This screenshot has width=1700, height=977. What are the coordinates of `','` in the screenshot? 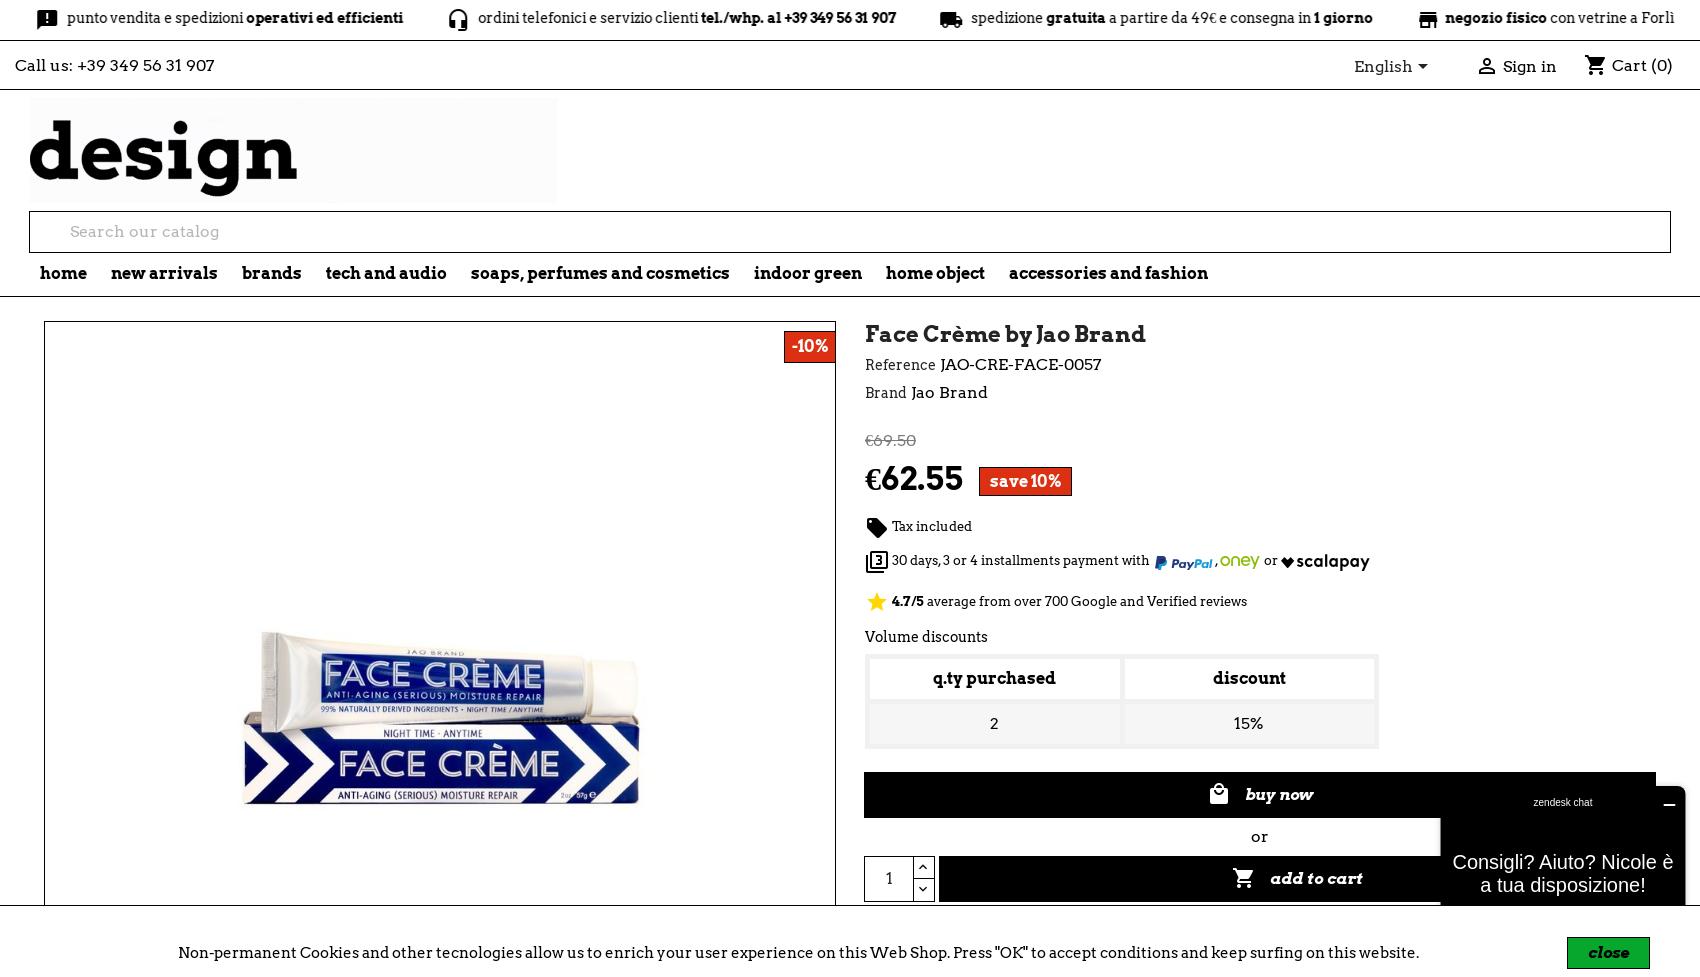 It's located at (1216, 559).